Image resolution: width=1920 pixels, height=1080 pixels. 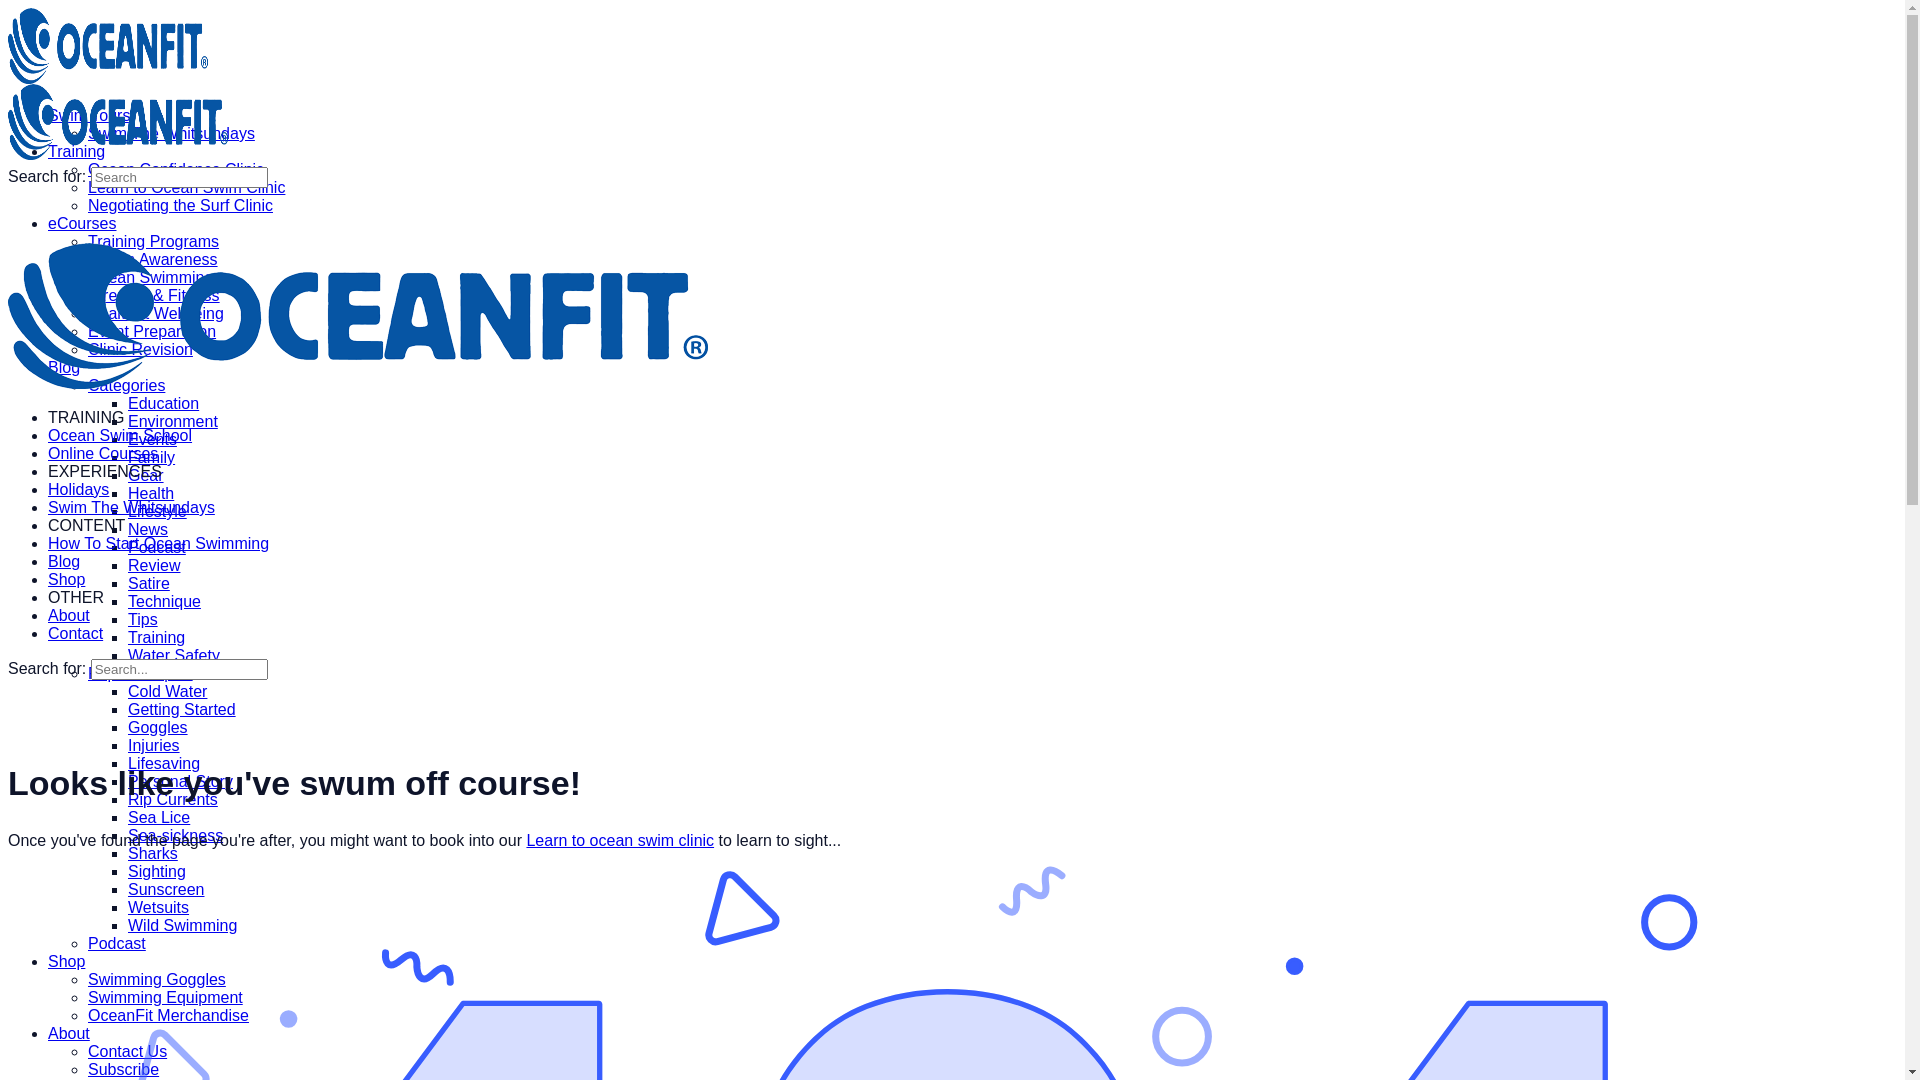 What do you see at coordinates (149, 493) in the screenshot?
I see `'Health'` at bounding box center [149, 493].